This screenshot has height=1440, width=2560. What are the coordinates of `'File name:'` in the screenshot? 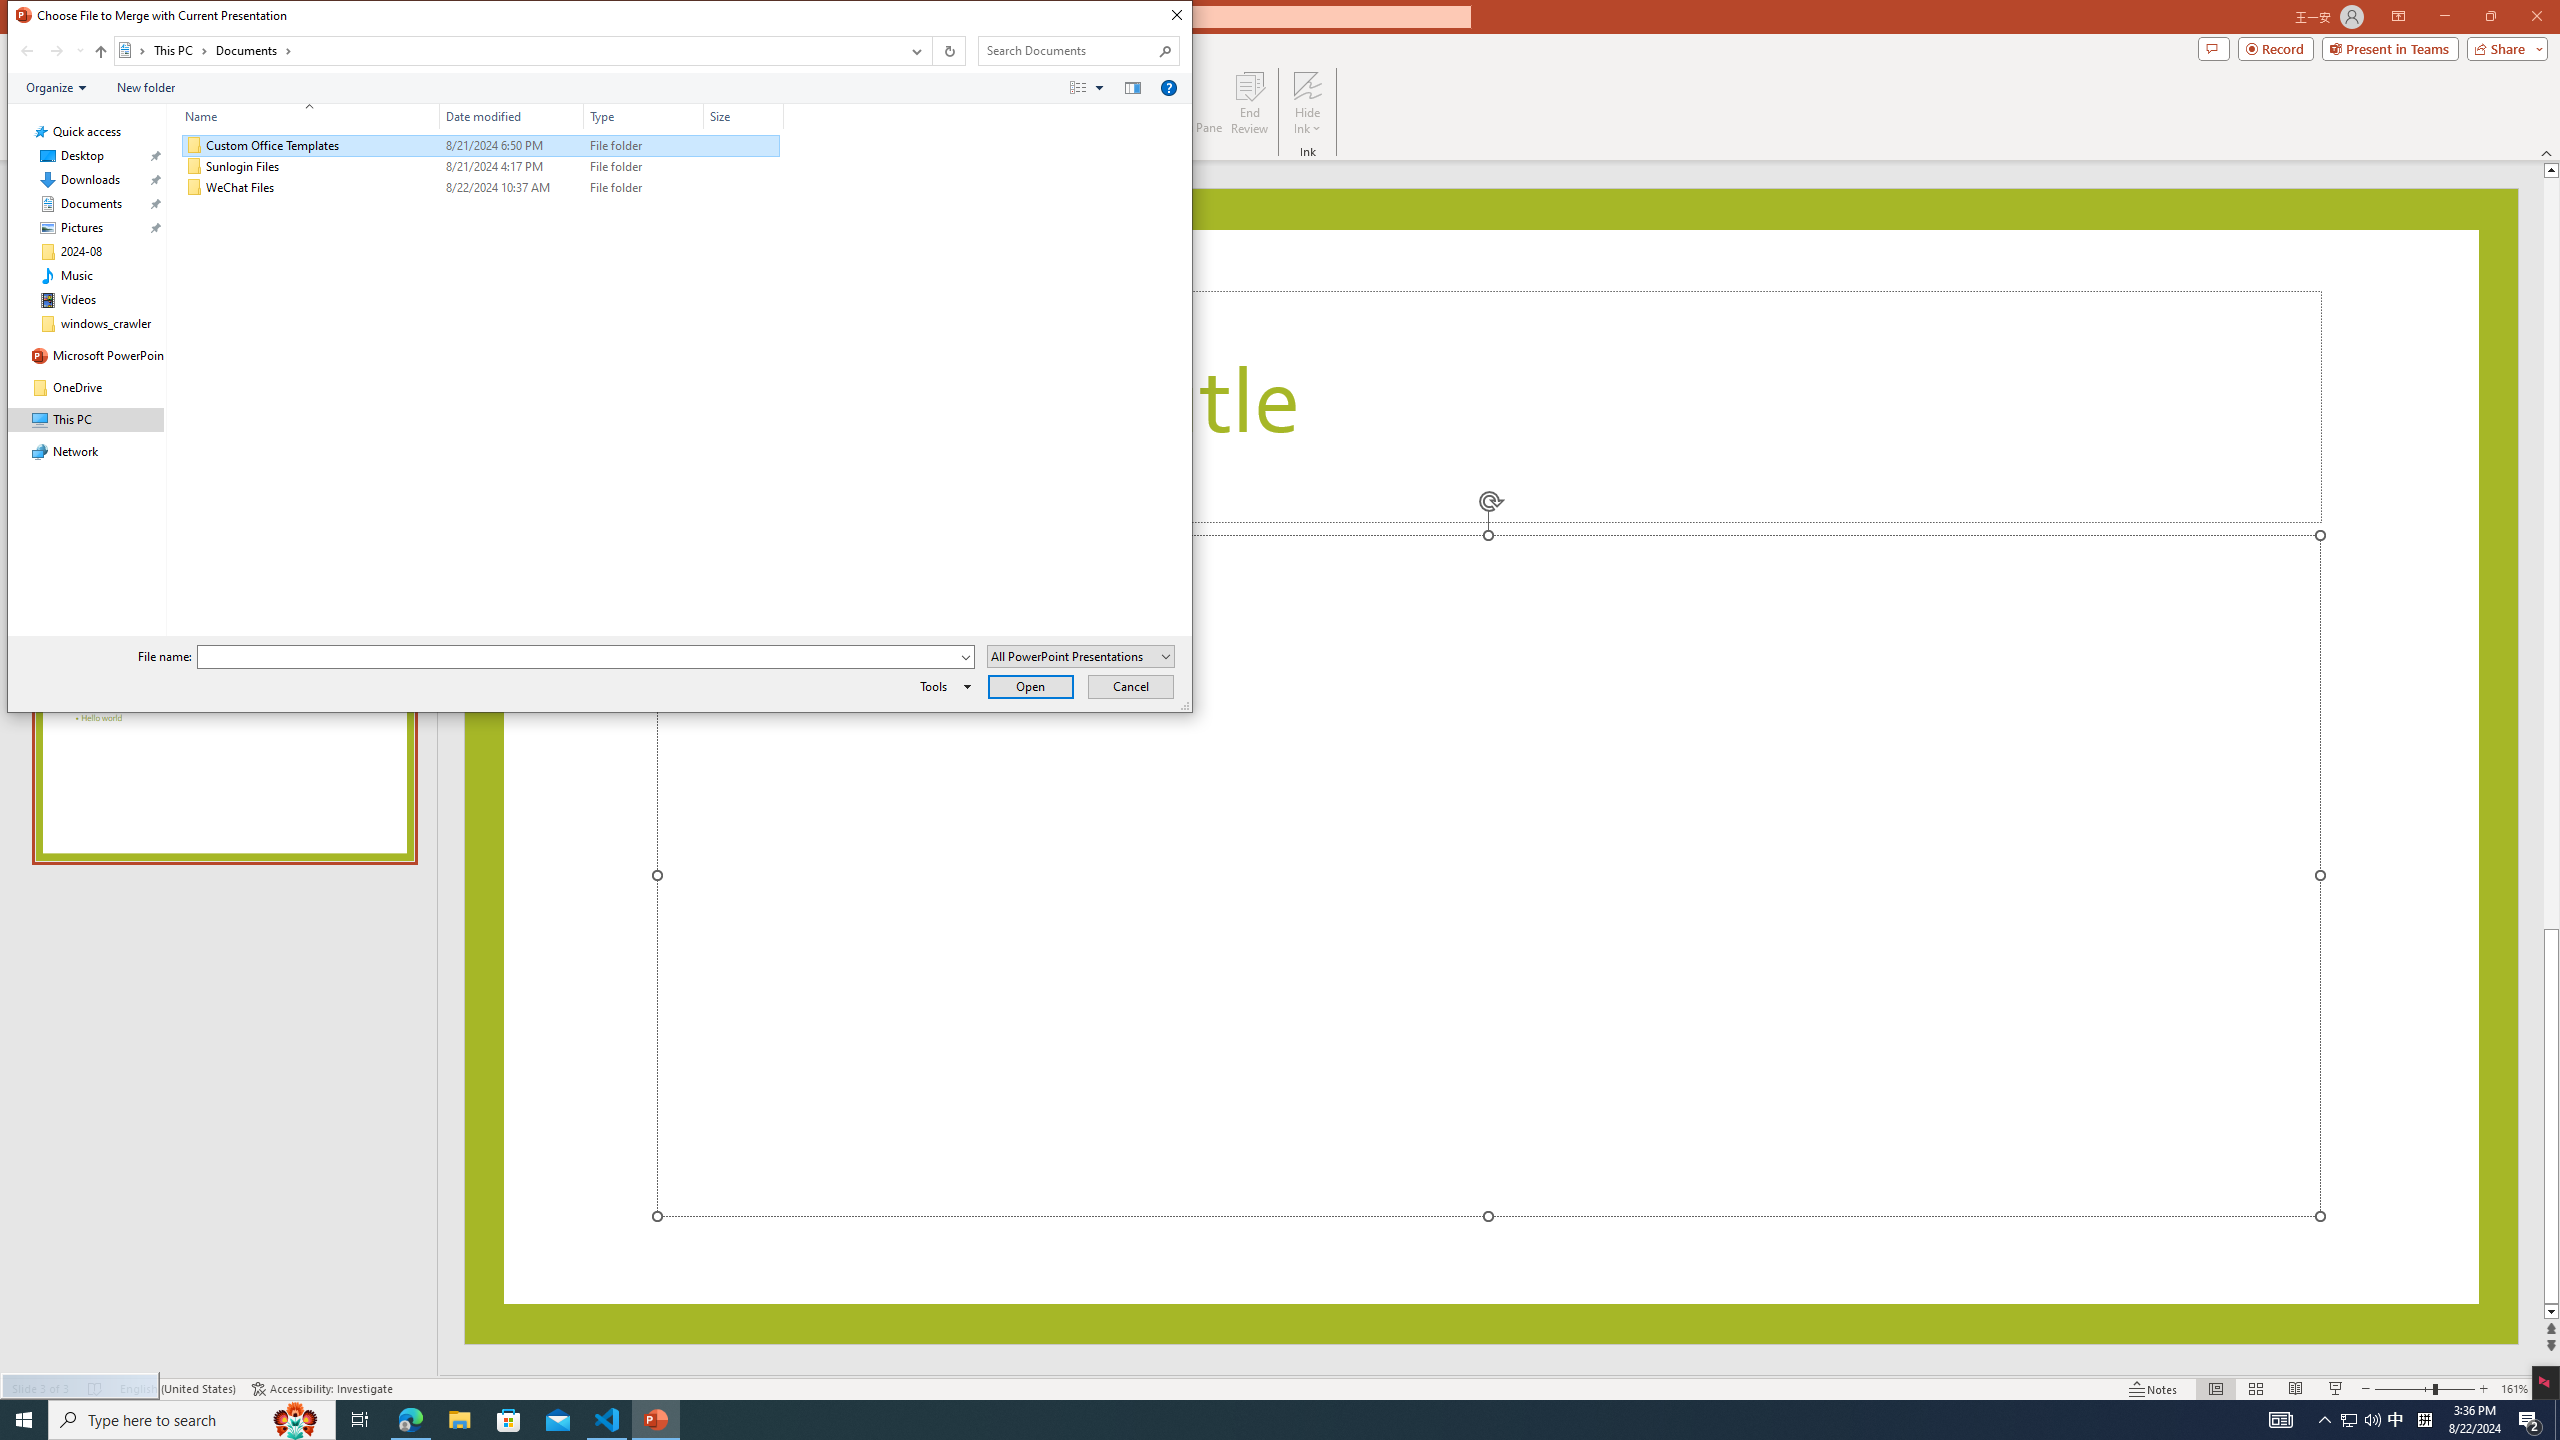 It's located at (578, 656).